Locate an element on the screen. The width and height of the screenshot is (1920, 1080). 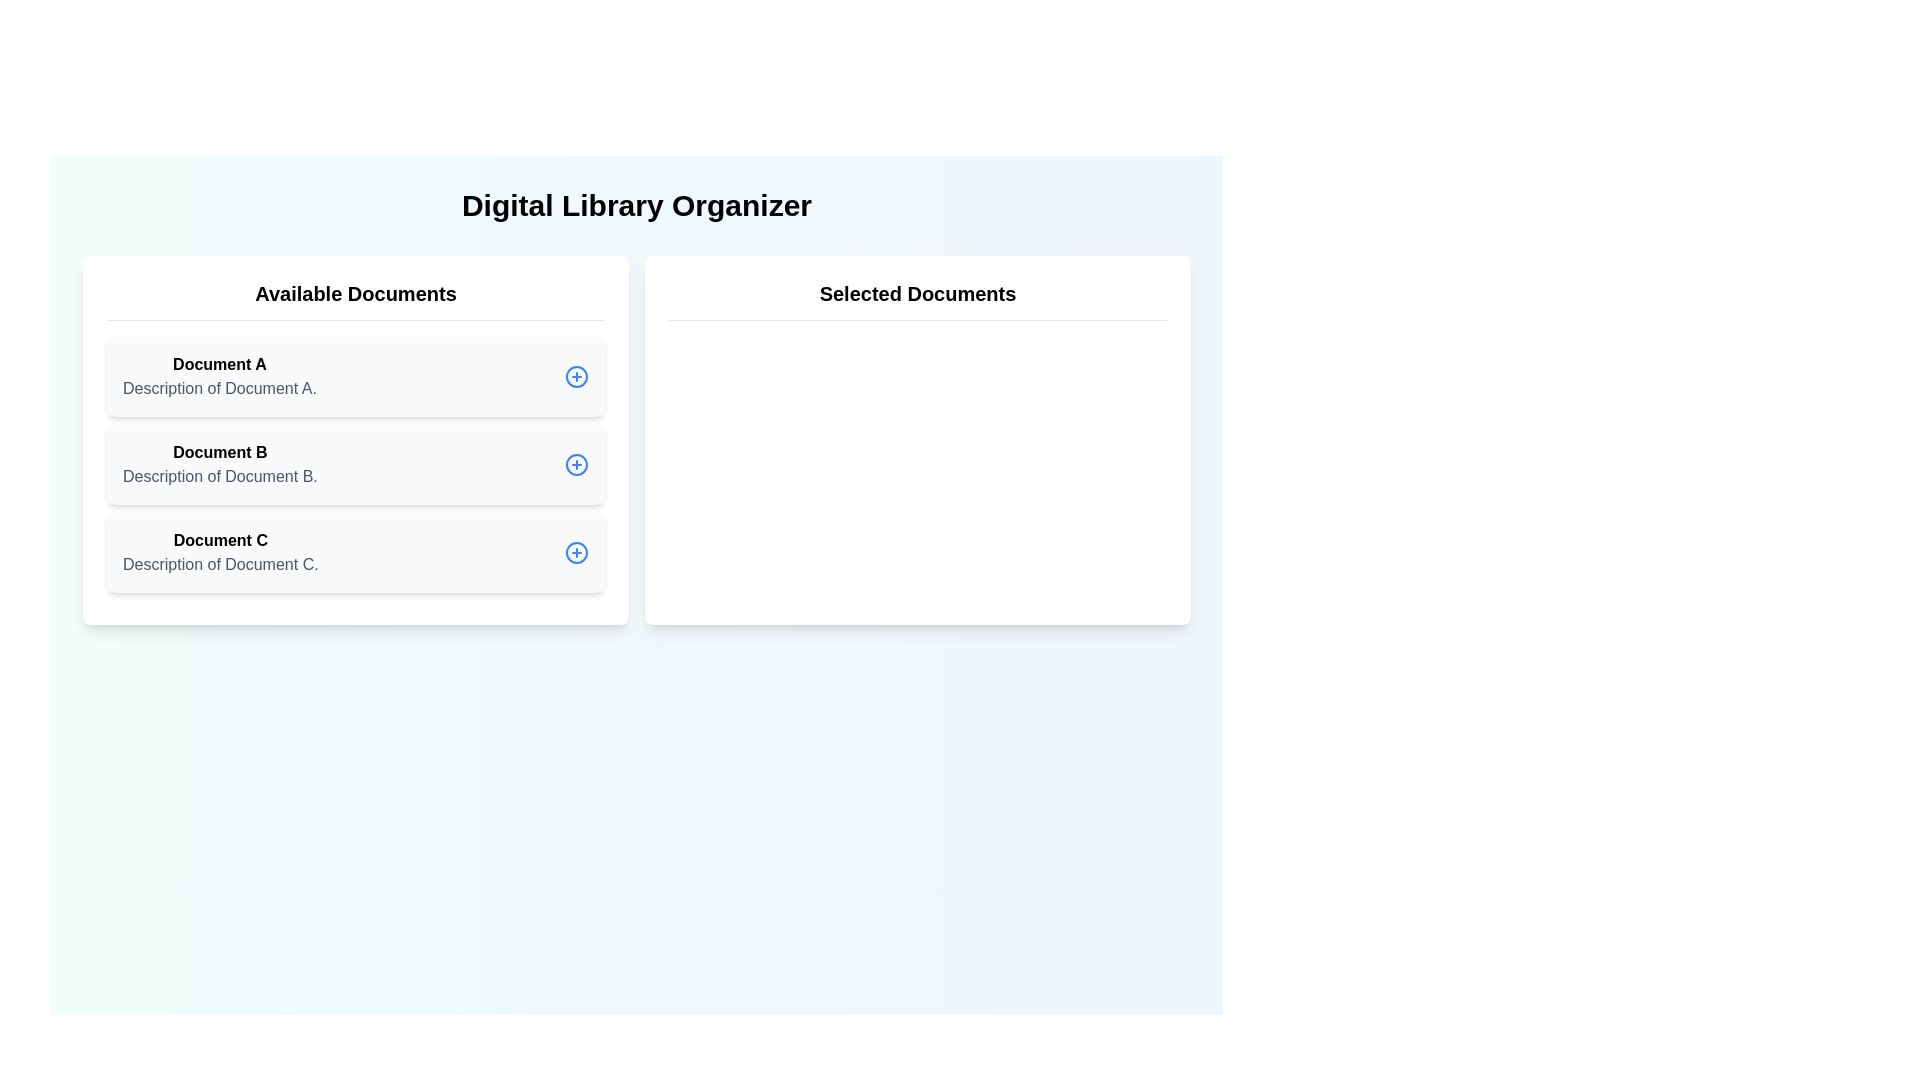
the List item titled 'Document B' which has a description 'Description of Document B.' and is located as the second entry under the 'Available Documents' section in the left panel is located at coordinates (220, 465).